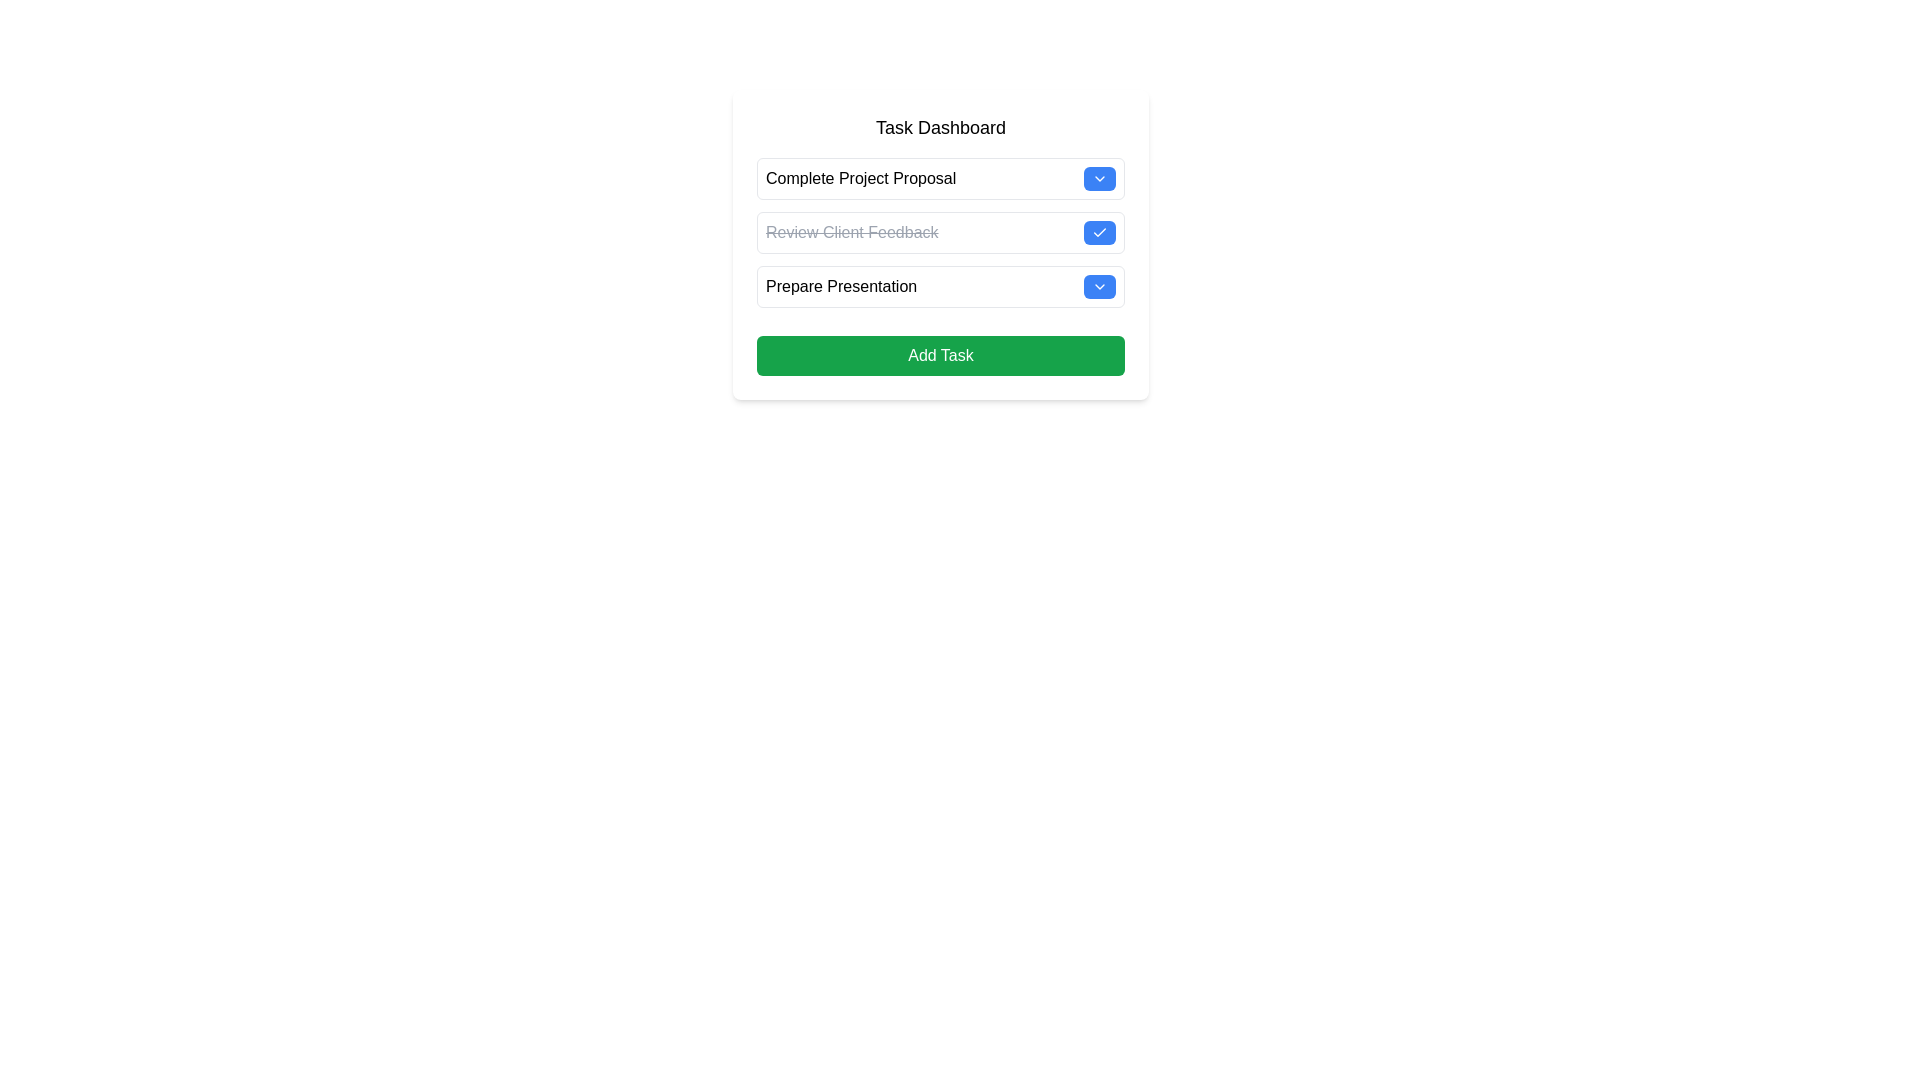 Image resolution: width=1920 pixels, height=1080 pixels. Describe the element at coordinates (939, 231) in the screenshot. I see `the completed task item labeled 'Review Client Feedback' which has a checkmark button on the right` at that location.